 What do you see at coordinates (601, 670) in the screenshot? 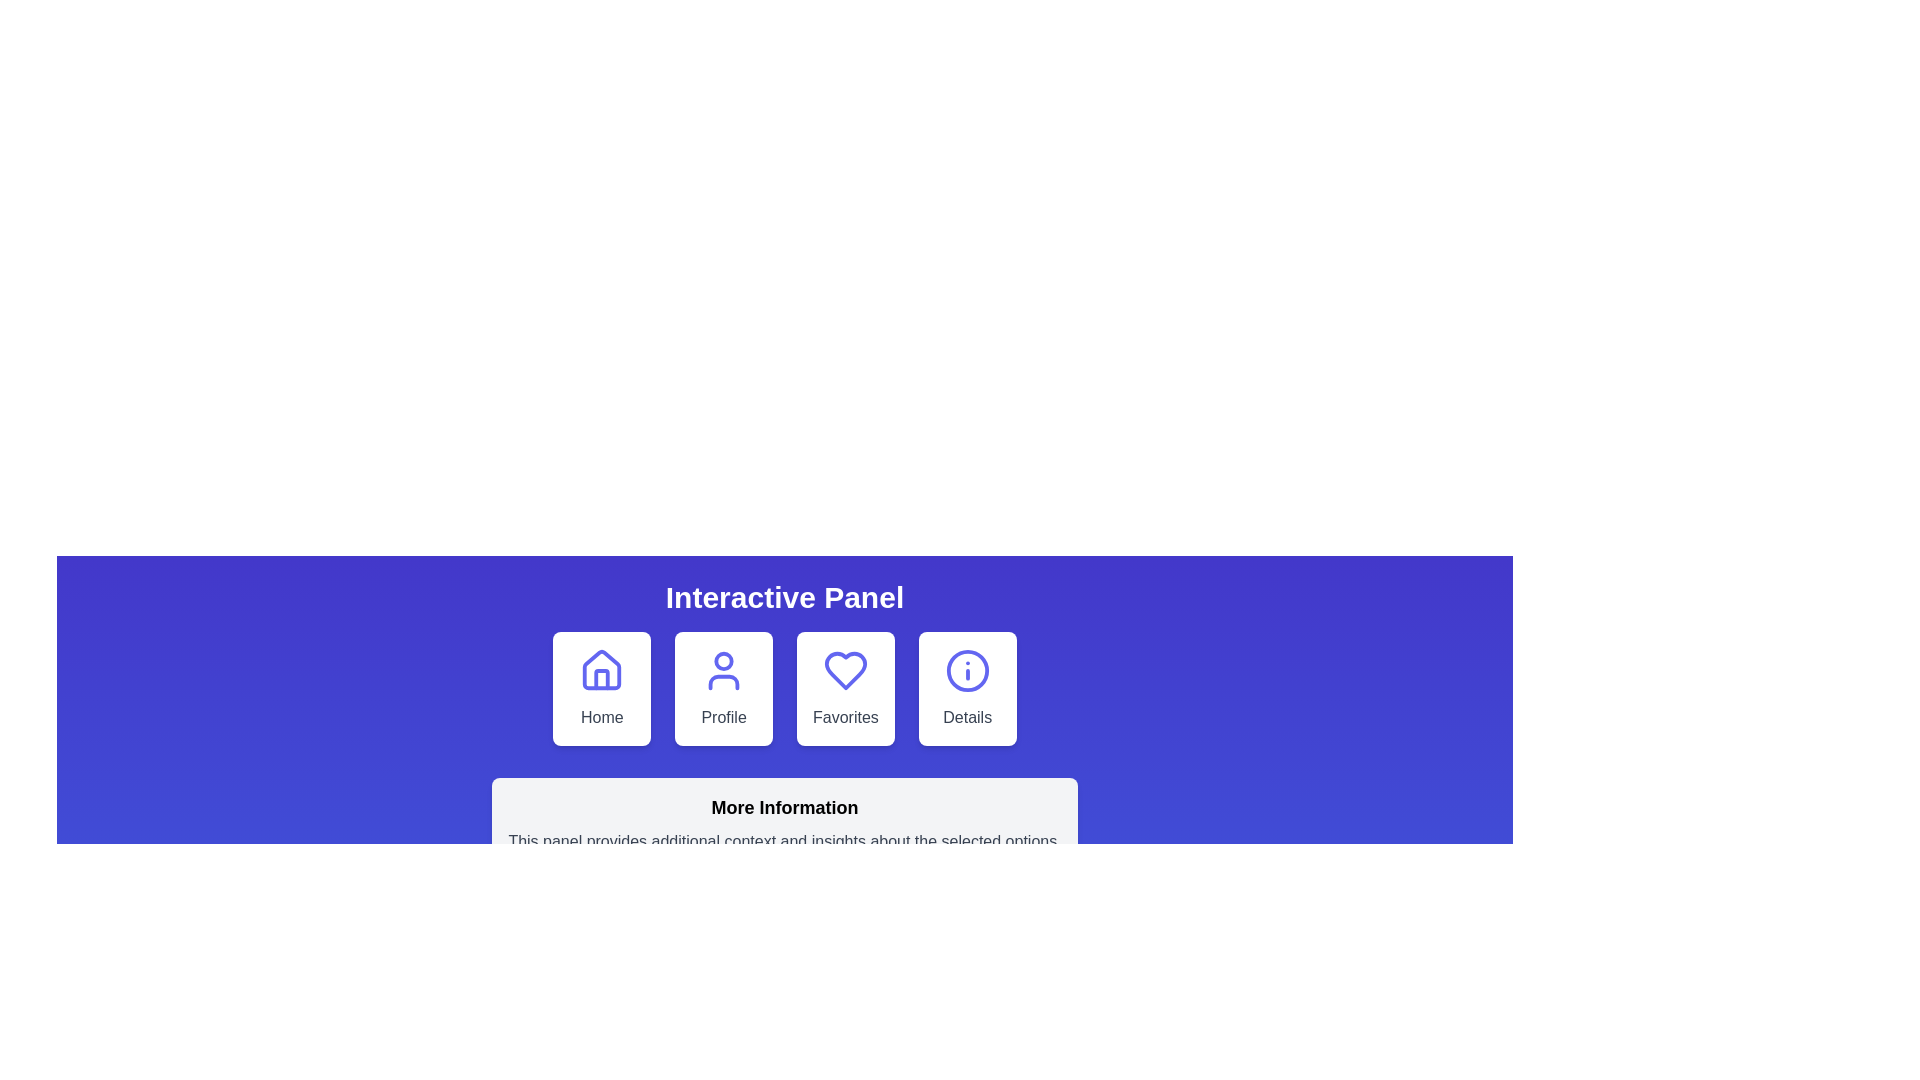
I see `the 'Home' icon in the interactive panel, which is the first option in the horizontally aligned menu of buttons below the title 'Interactive Panel.'` at bounding box center [601, 670].